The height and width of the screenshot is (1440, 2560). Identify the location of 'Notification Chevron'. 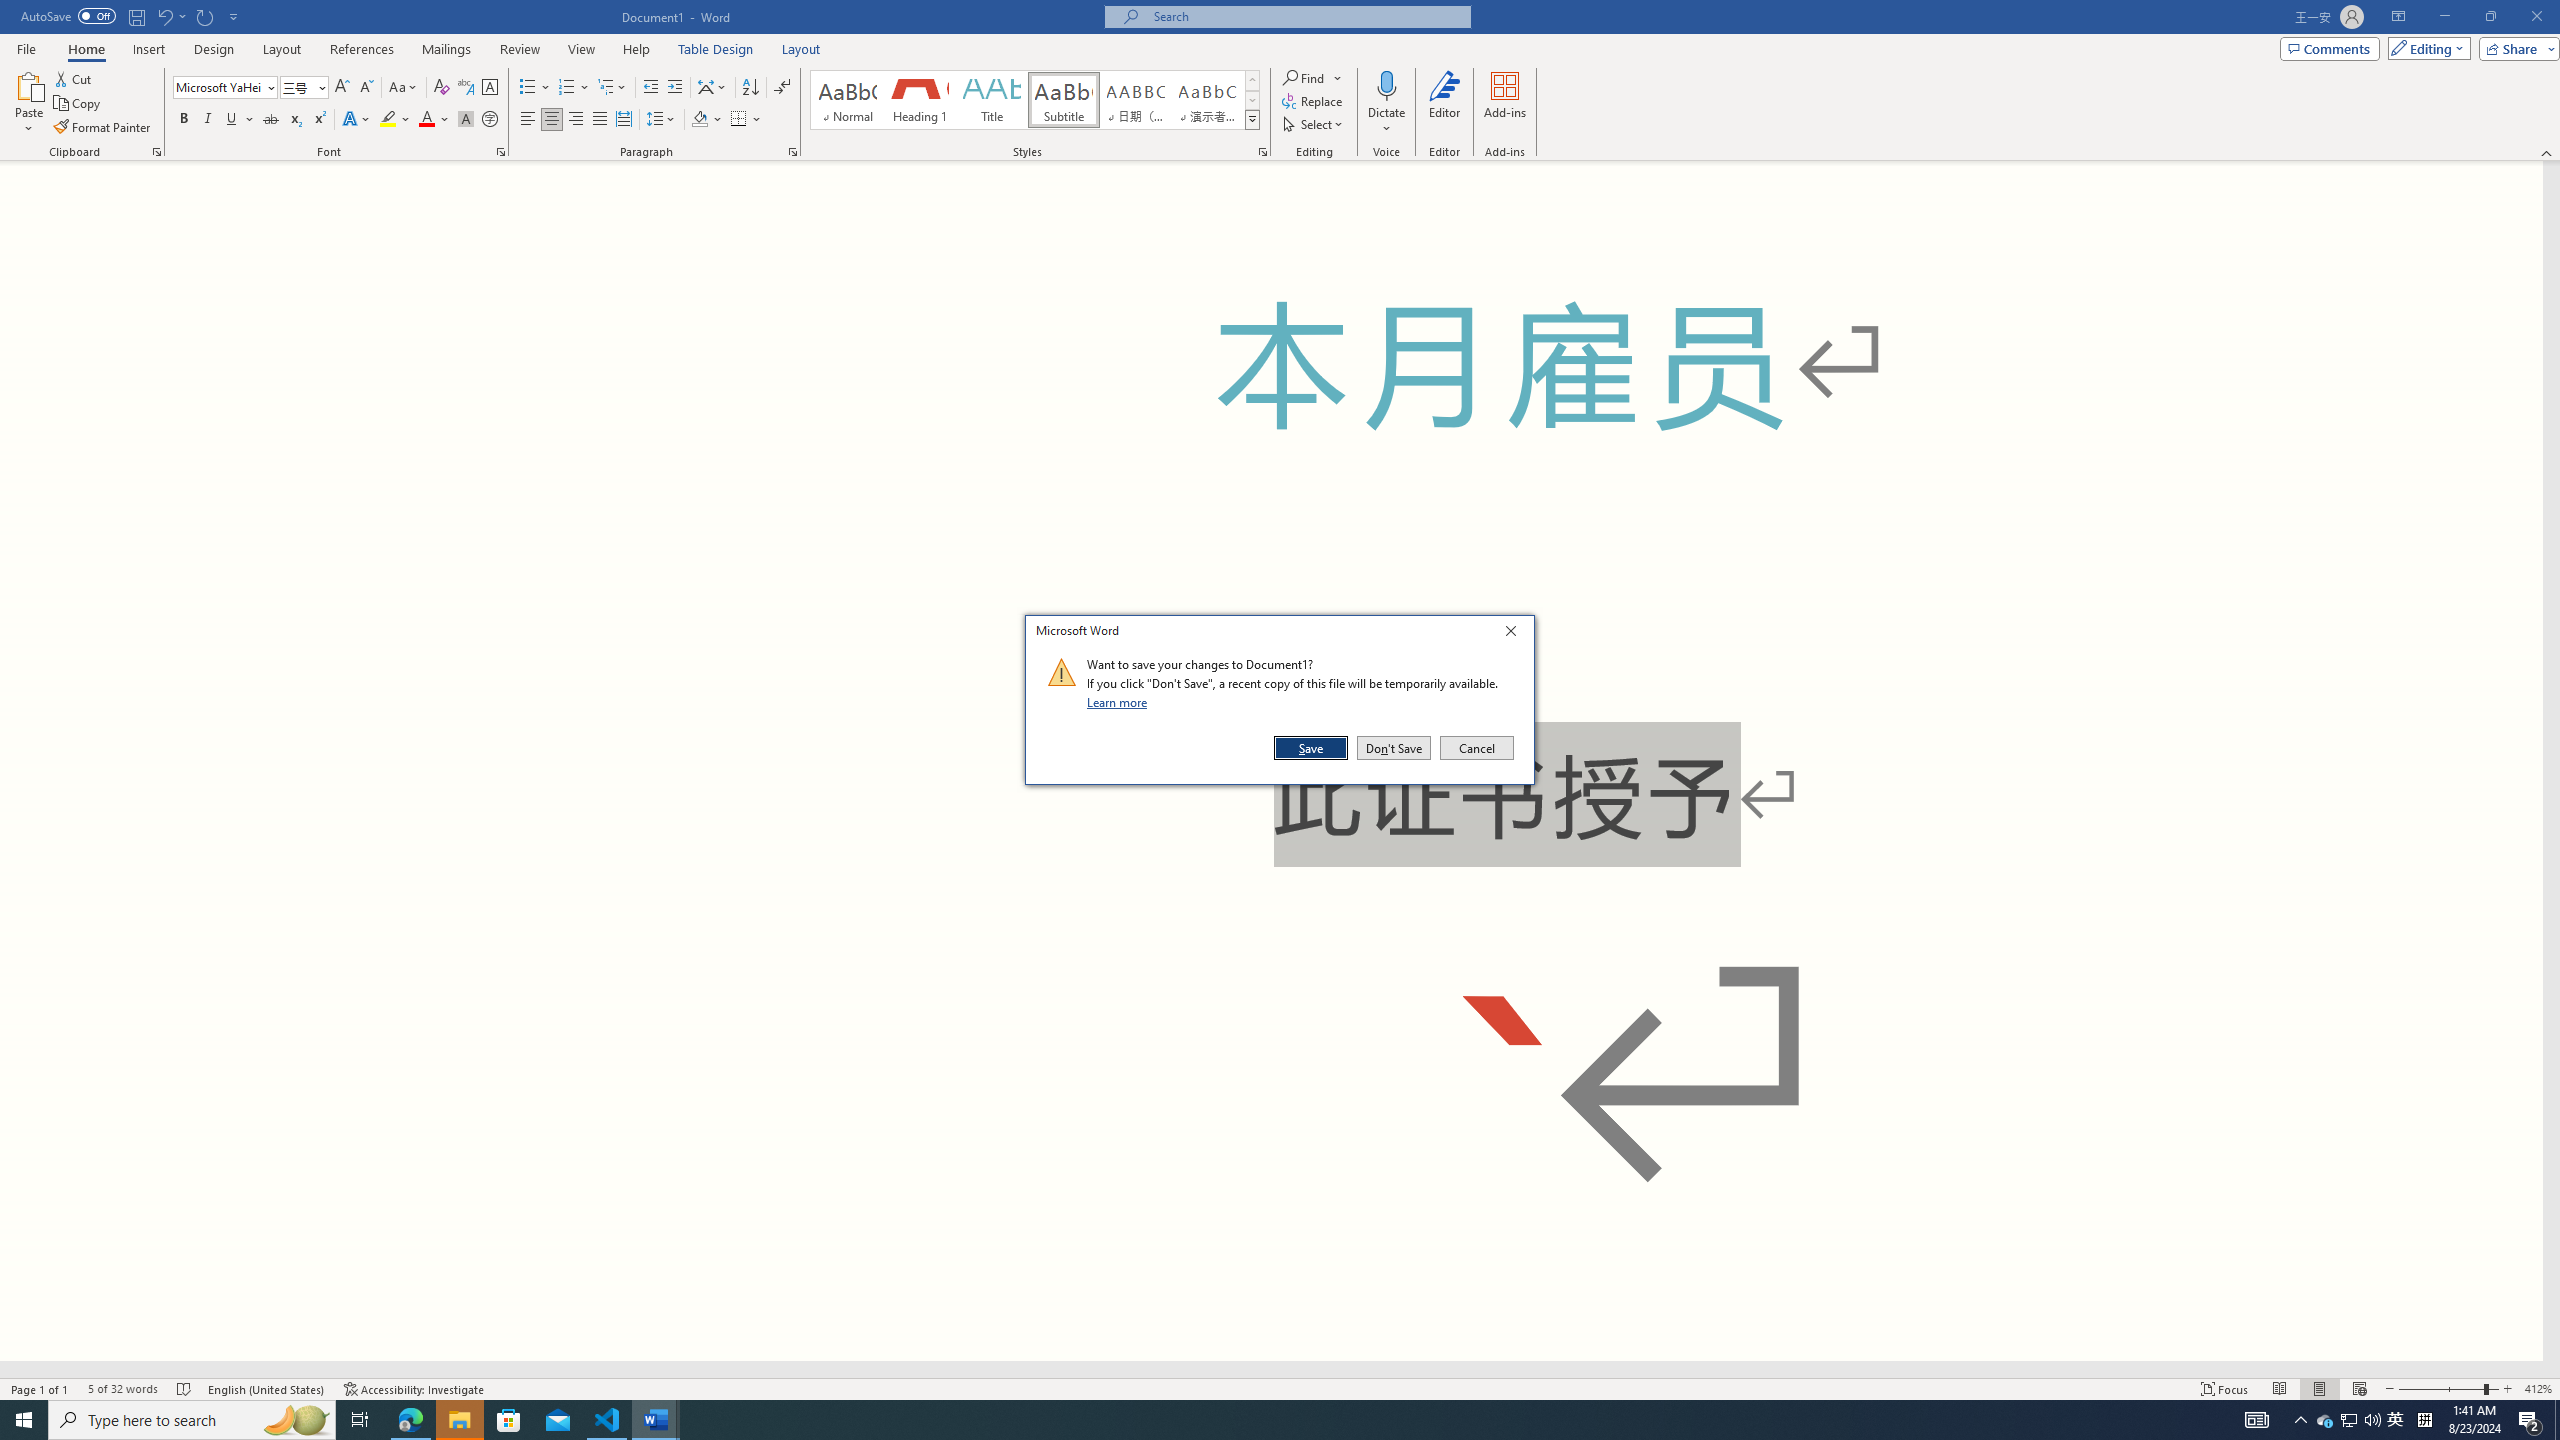
(2324, 1418).